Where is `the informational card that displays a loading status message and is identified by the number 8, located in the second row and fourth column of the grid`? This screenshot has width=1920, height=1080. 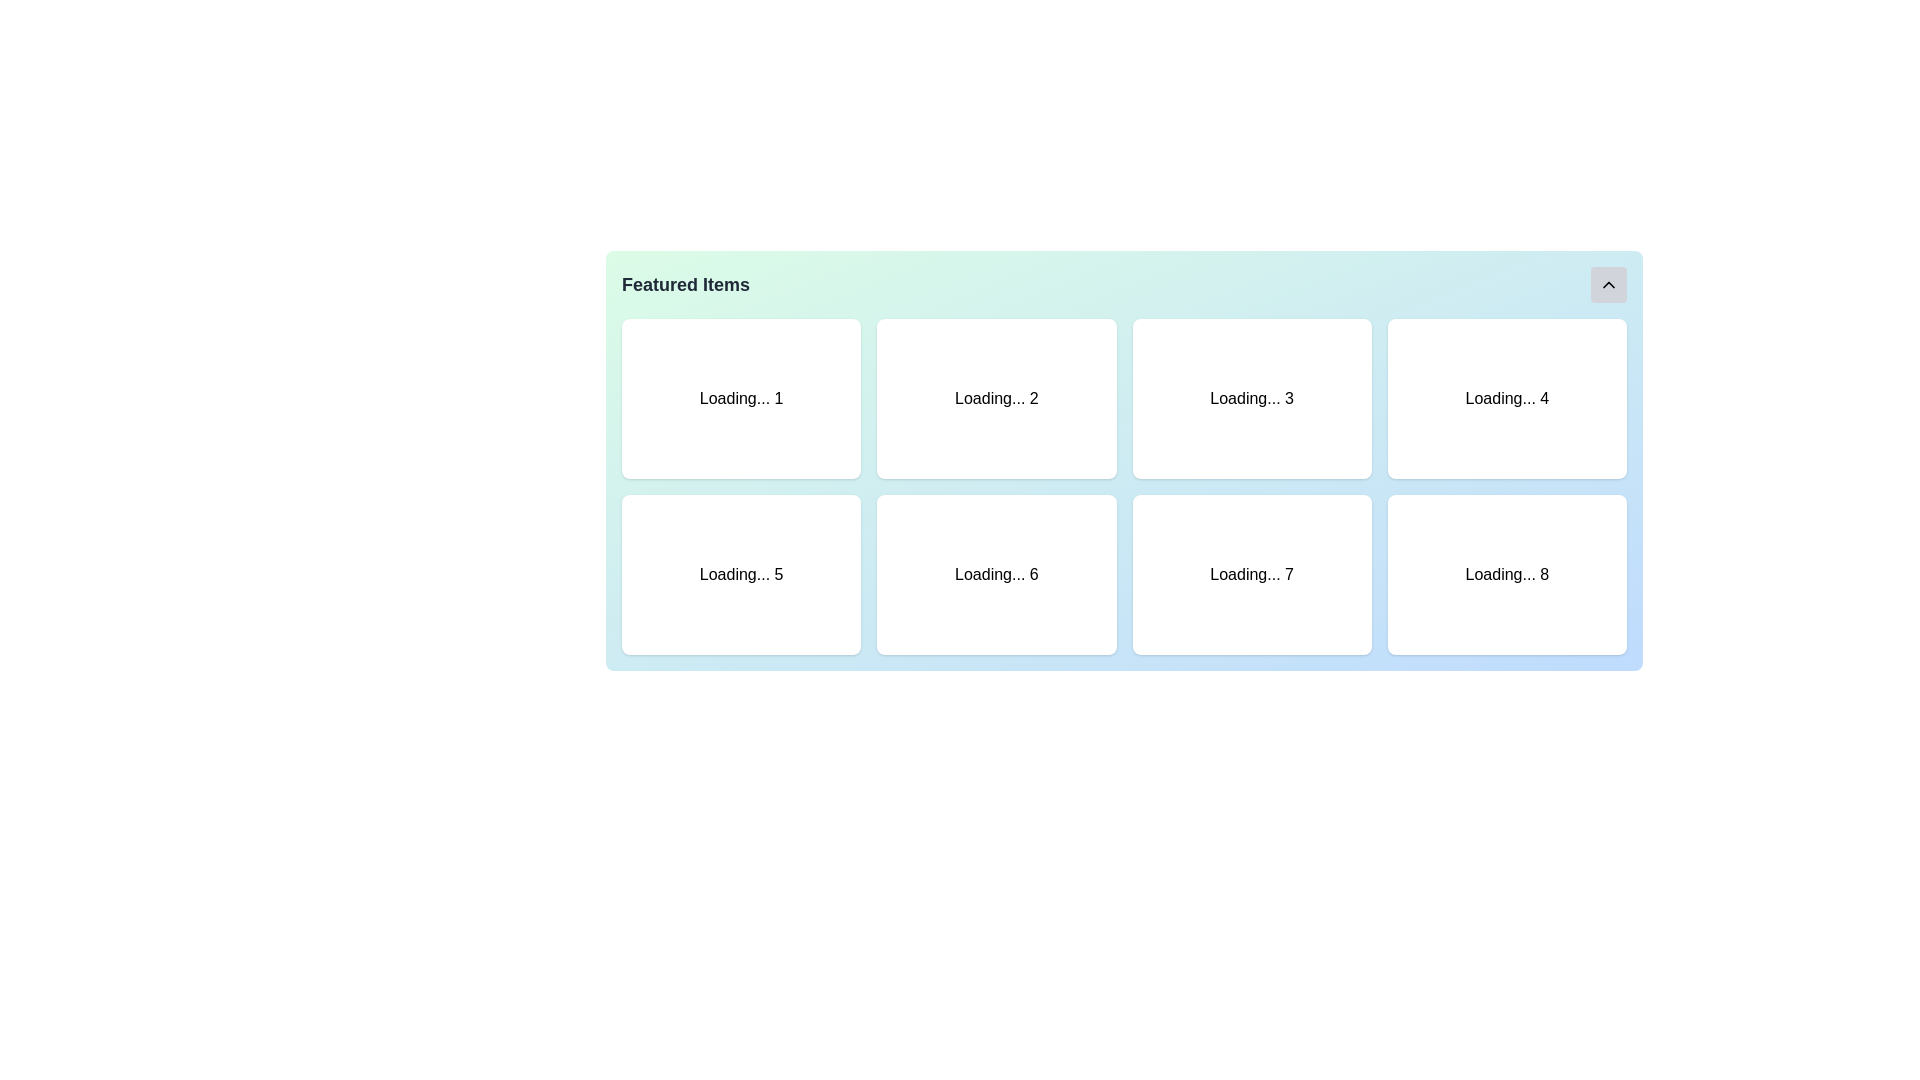 the informational card that displays a loading status message and is identified by the number 8, located in the second row and fourth column of the grid is located at coordinates (1507, 574).